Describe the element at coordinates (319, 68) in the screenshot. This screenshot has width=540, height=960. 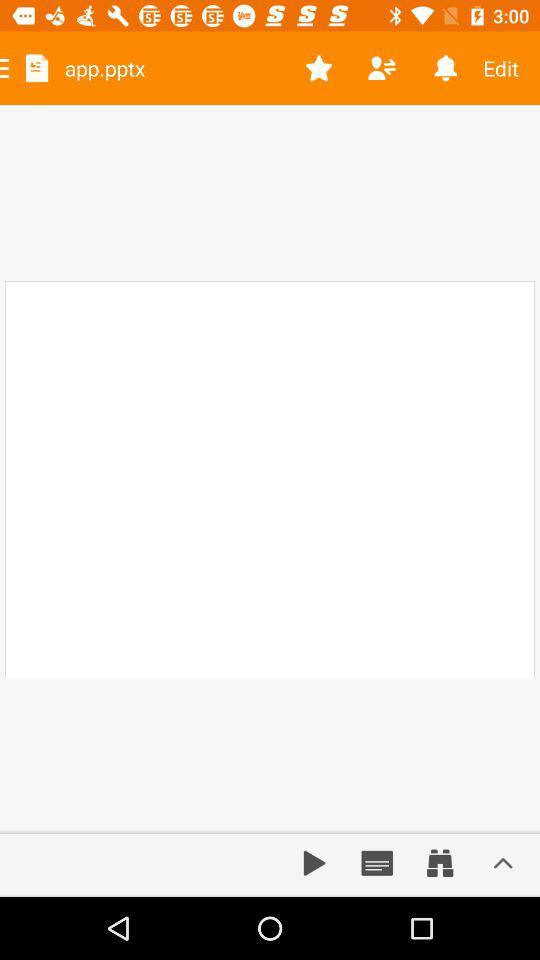
I see `the app` at that location.